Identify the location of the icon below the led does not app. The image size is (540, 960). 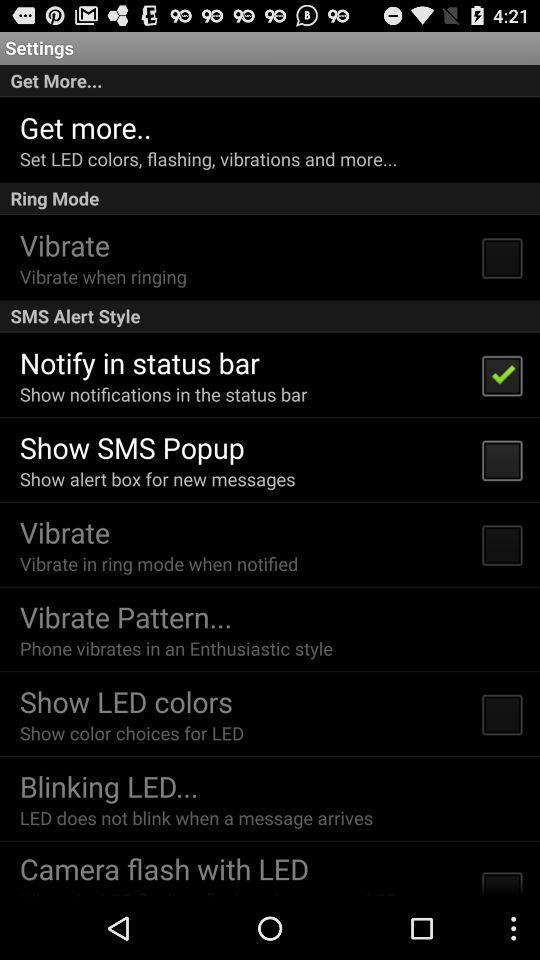
(163, 867).